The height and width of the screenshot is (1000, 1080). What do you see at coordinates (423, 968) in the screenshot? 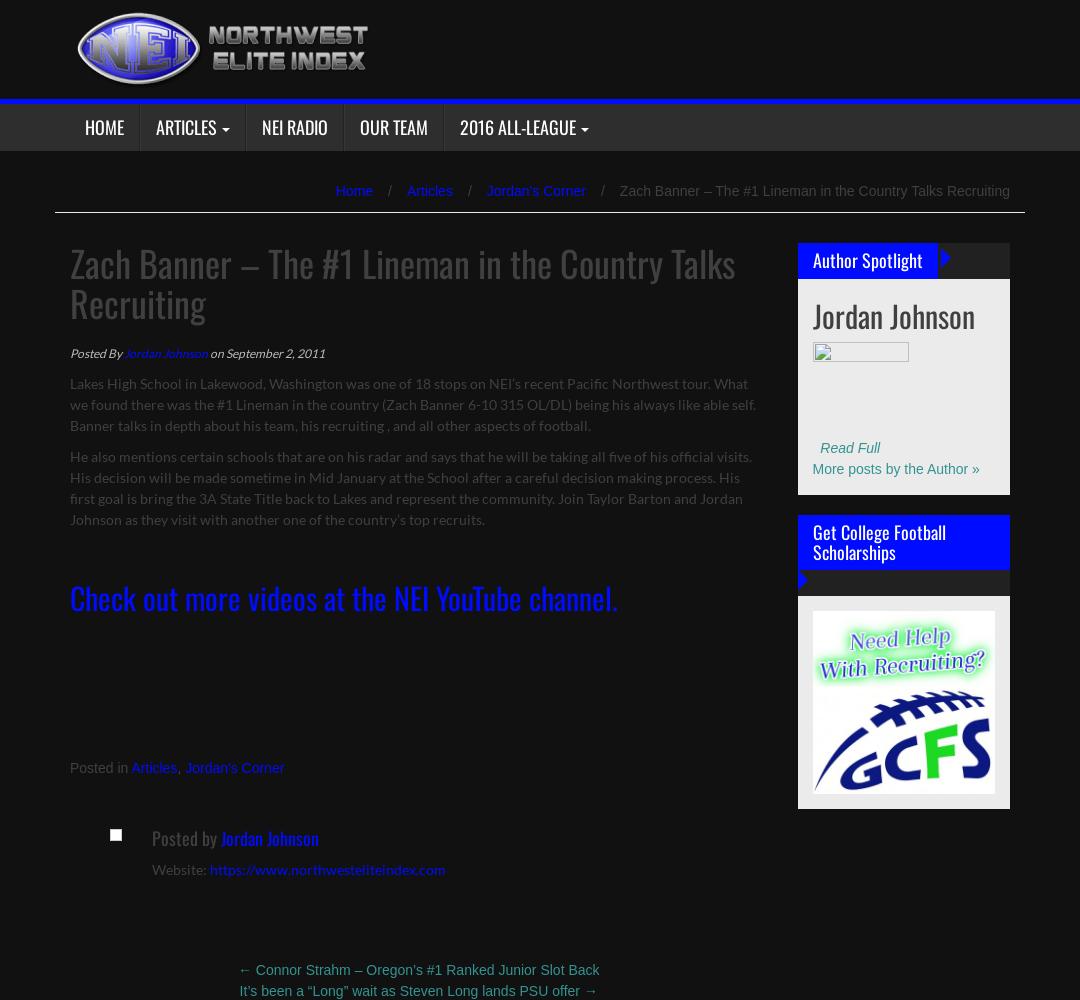
I see `'Connor Strahm – Oregon’s #1 Ranked Junior Slot Back'` at bounding box center [423, 968].